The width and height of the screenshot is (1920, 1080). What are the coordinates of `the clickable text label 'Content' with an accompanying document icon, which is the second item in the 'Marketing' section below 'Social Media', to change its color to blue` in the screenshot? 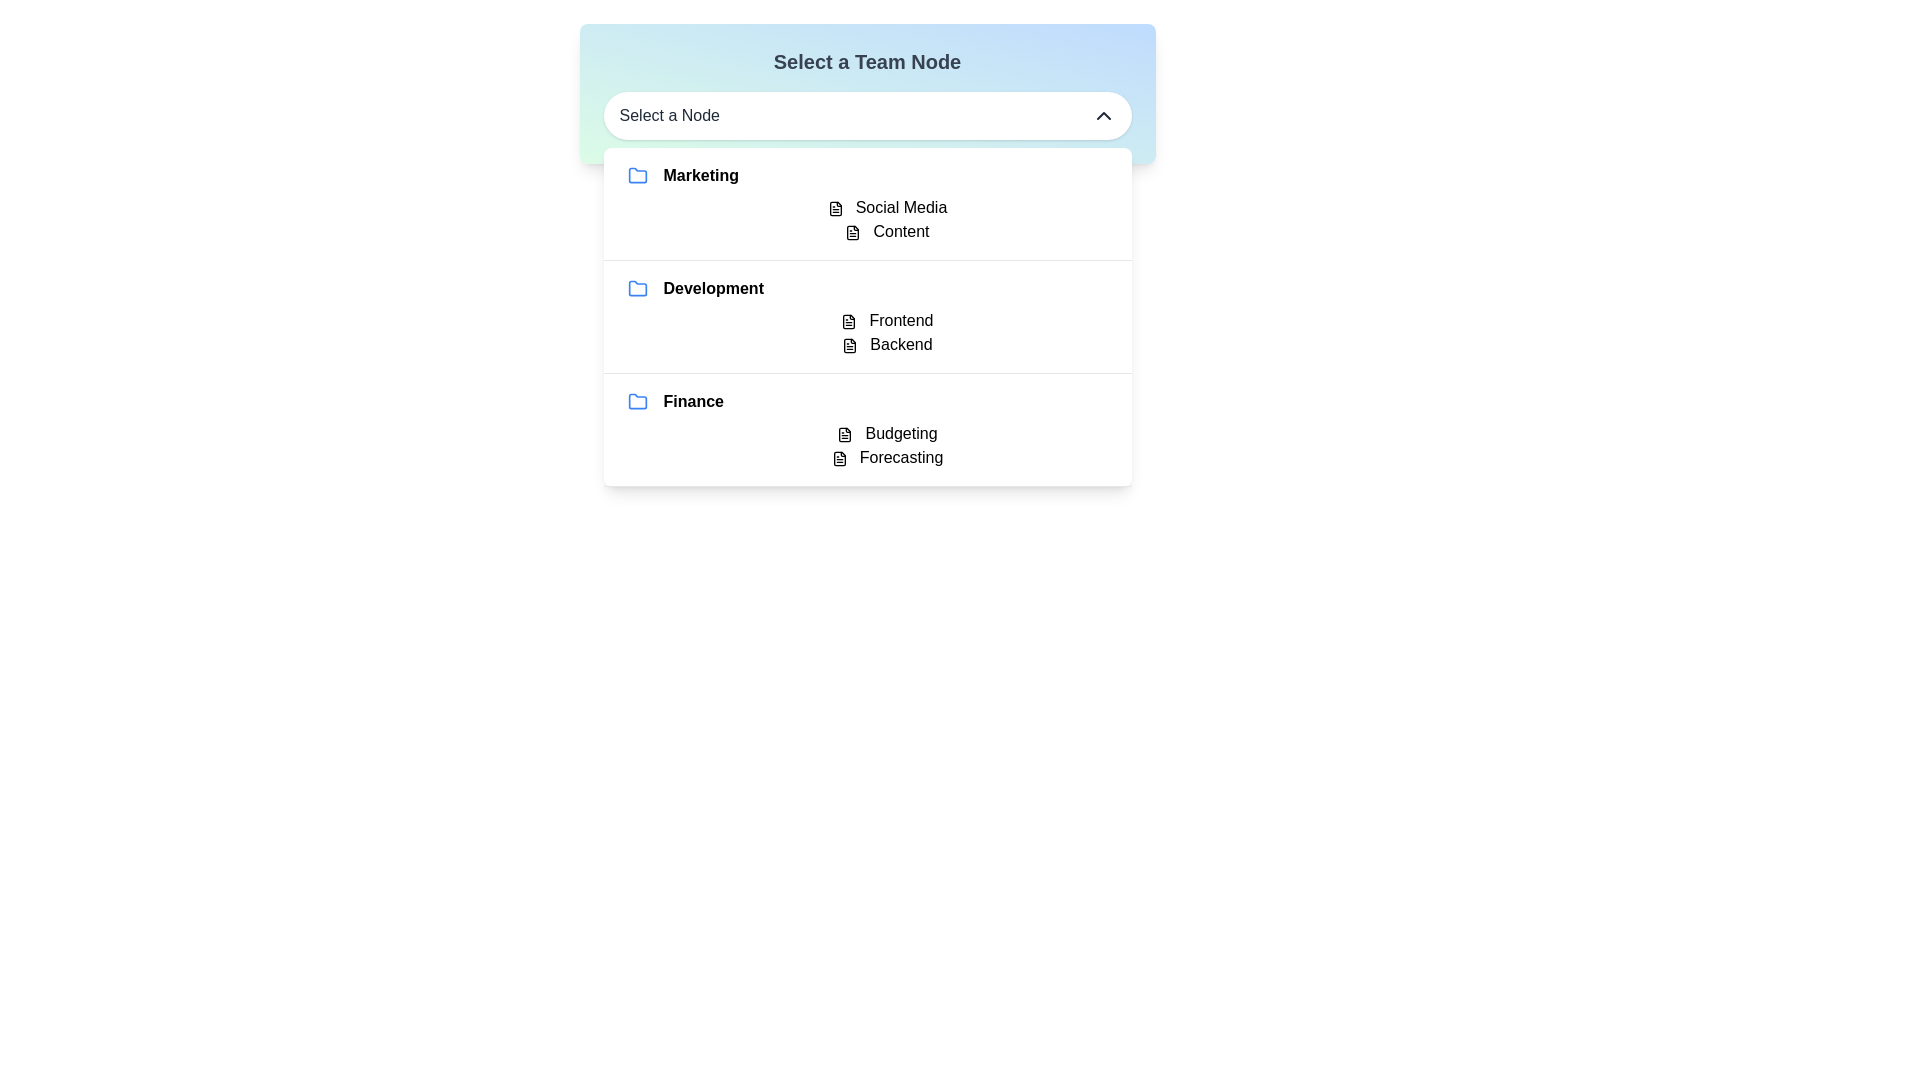 It's located at (886, 230).